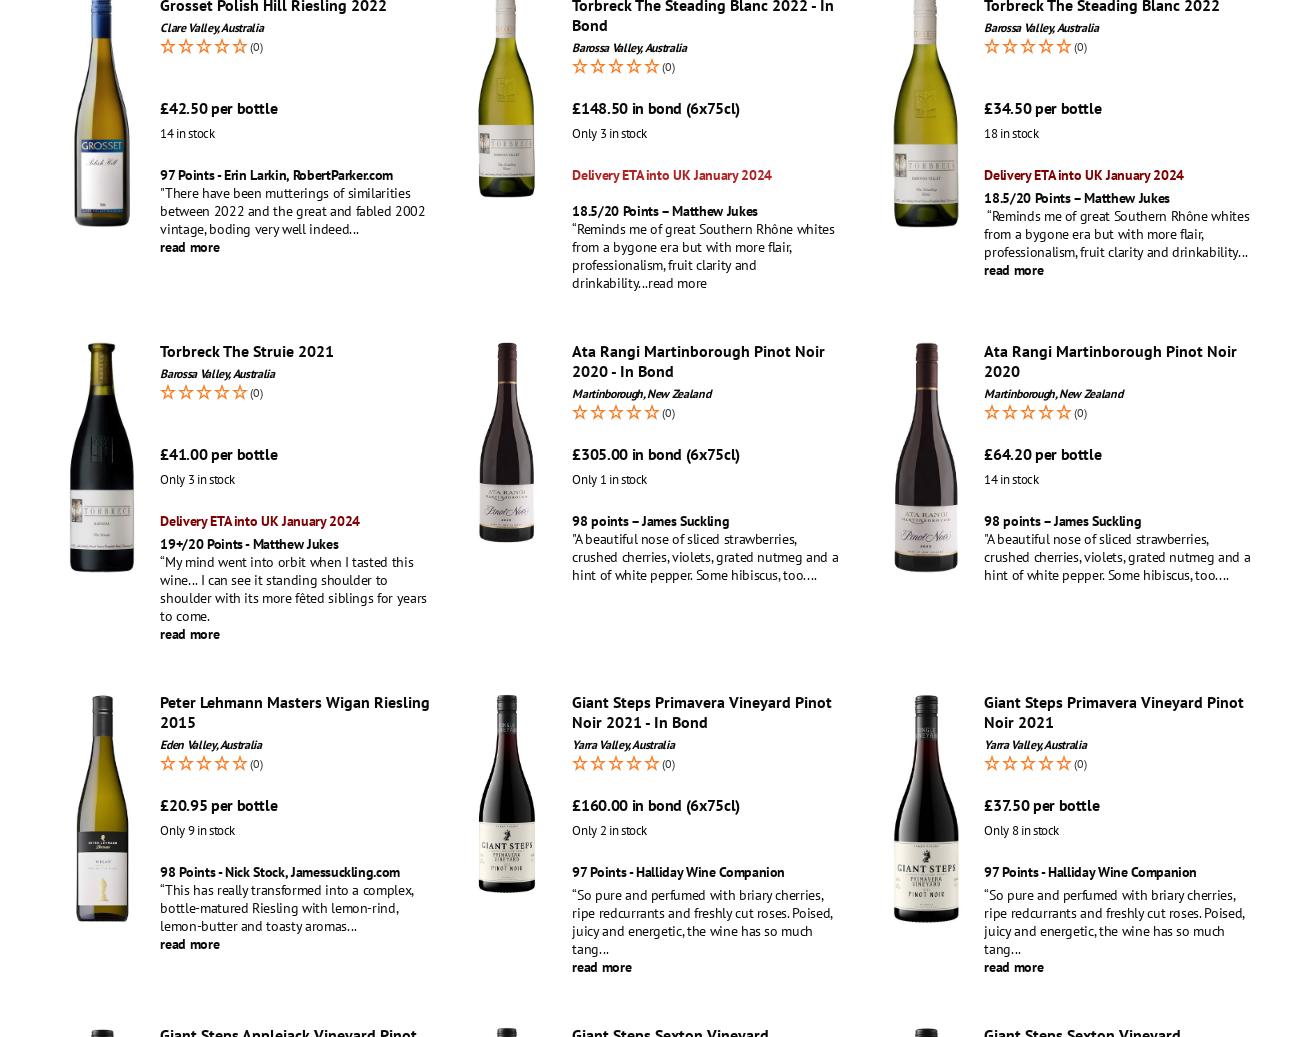  I want to click on '“This has really transformed into a complex, bottle-matured Riesling with lemon-rind, lemon-butter and toasty aromas...', so click(286, 907).